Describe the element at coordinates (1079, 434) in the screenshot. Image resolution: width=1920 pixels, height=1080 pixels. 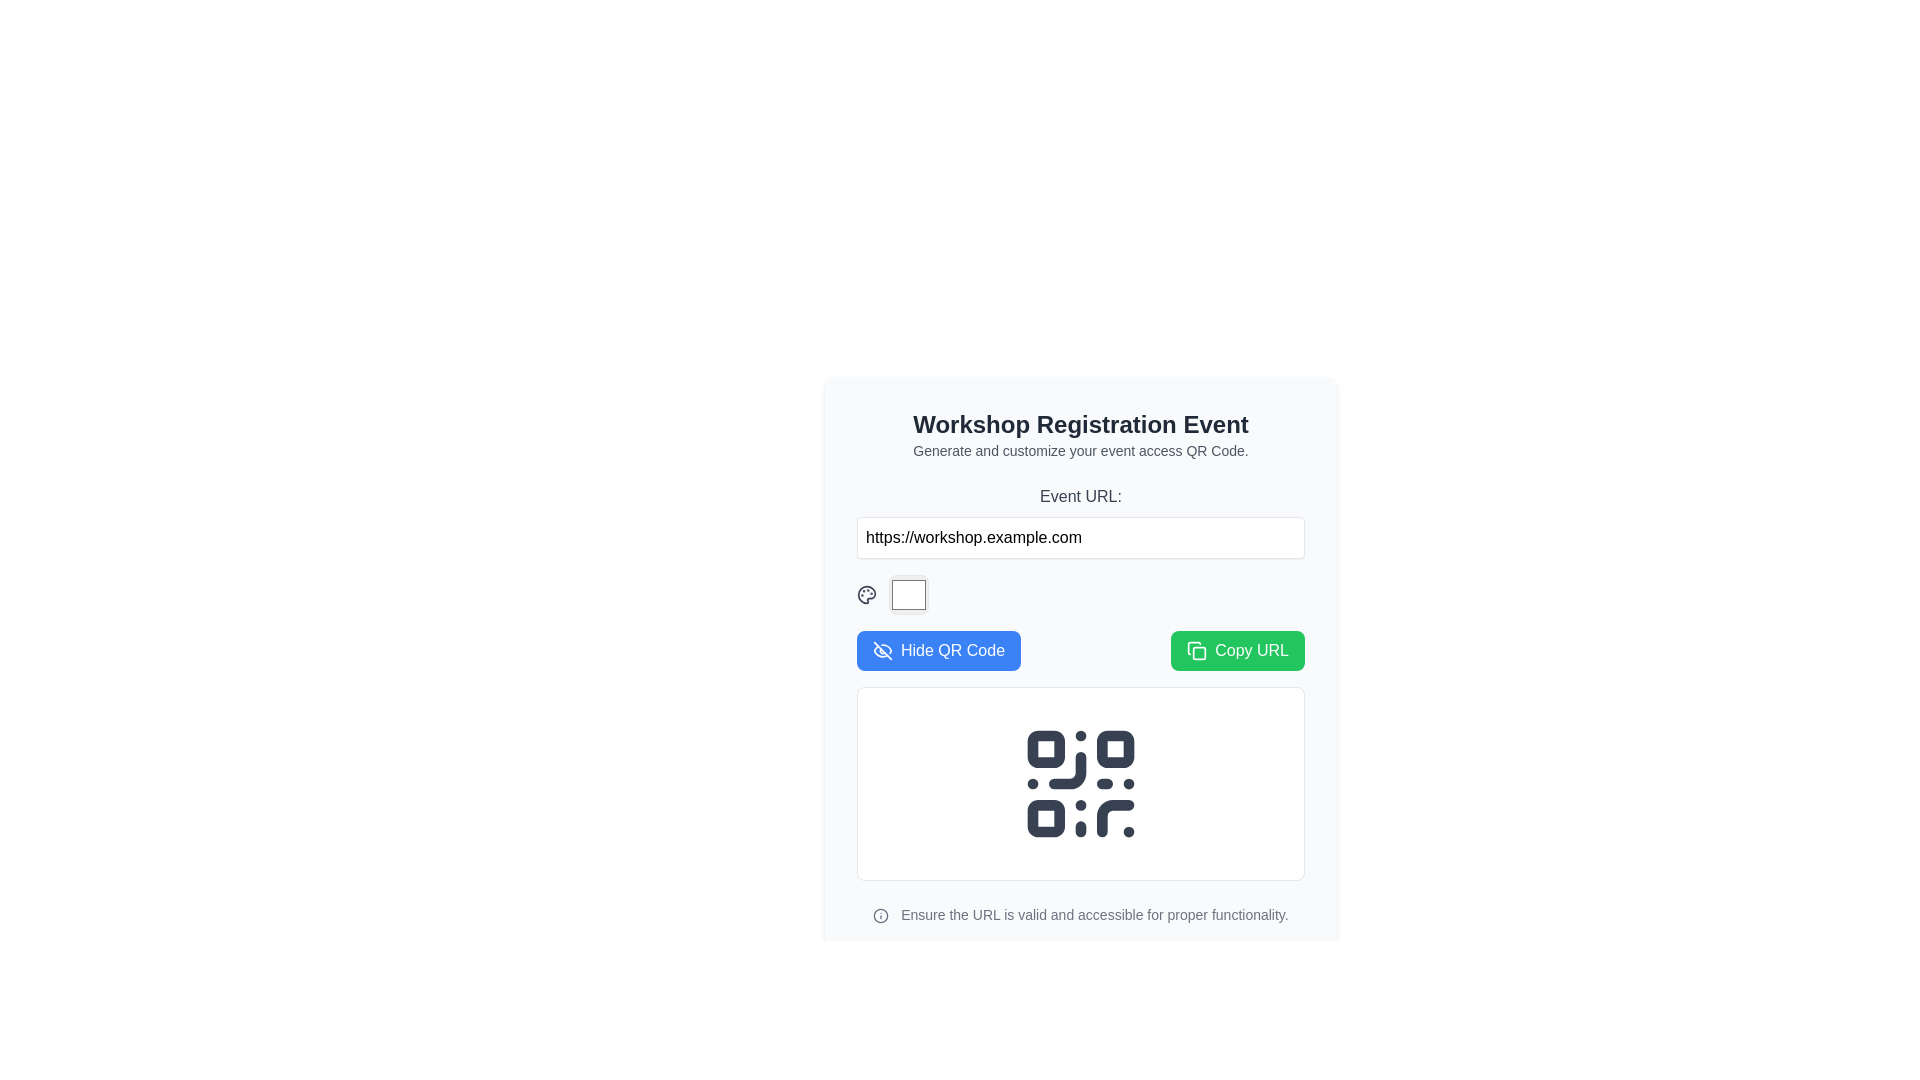
I see `text from the topmost text block titled 'Workshop Registration Event' with a subheader 'Generate and customize your event access QR Code.'` at that location.